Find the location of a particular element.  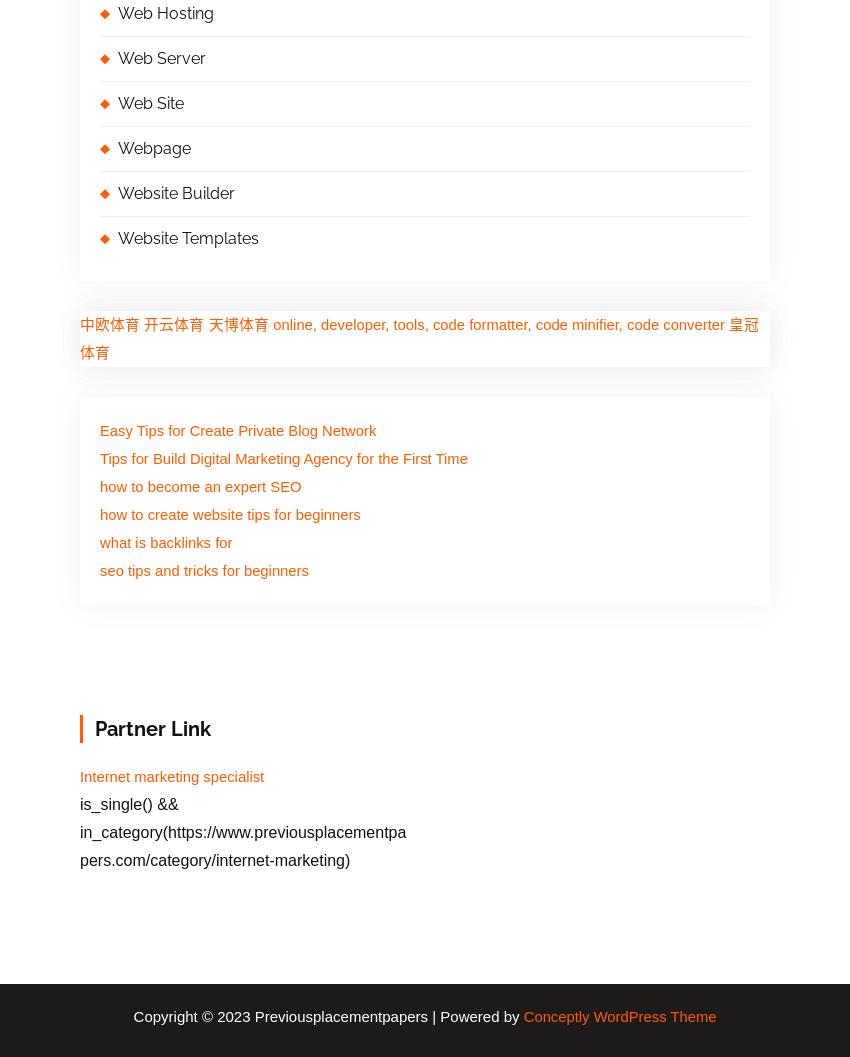

'online, developer, tools, code formatter, code minifier, code converter' is located at coordinates (272, 325).